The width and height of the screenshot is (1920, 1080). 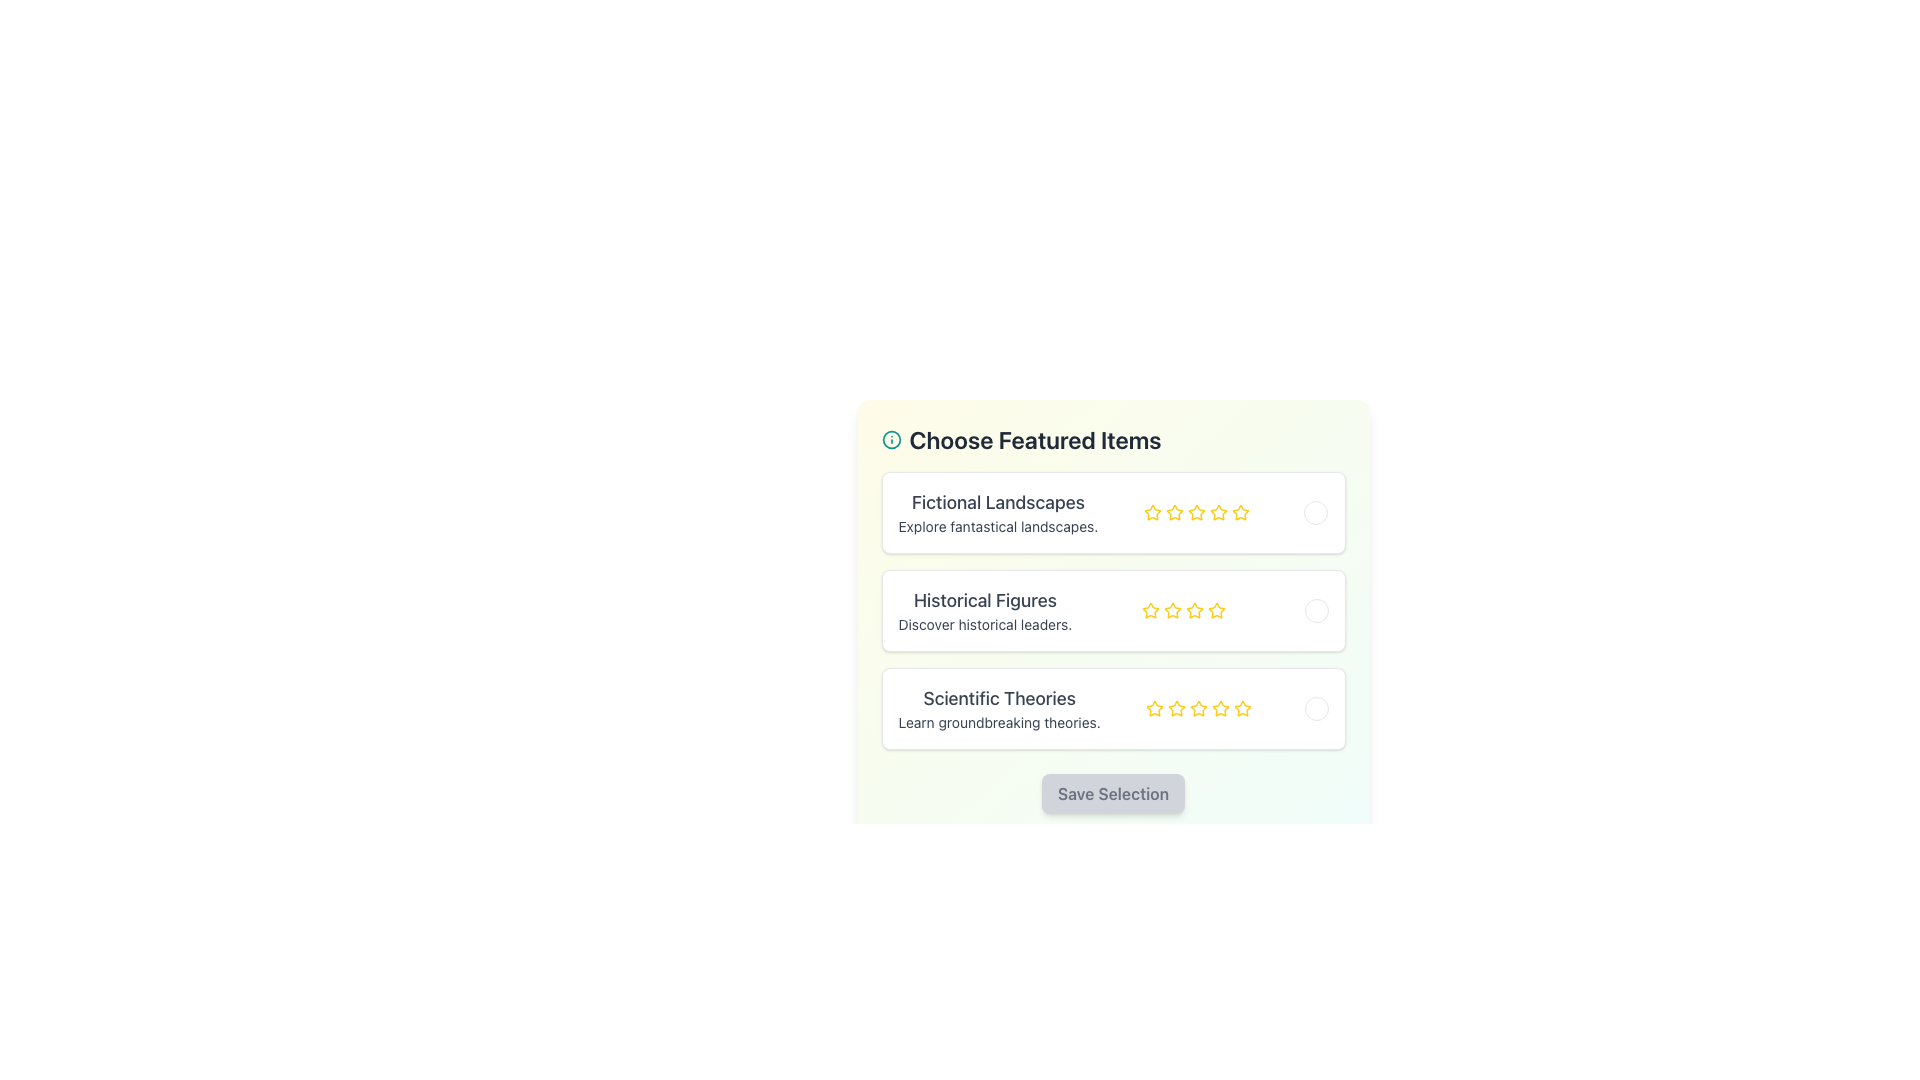 I want to click on the fifth star in the rating system next to 'Fictional Landscapes', so click(x=1240, y=512).